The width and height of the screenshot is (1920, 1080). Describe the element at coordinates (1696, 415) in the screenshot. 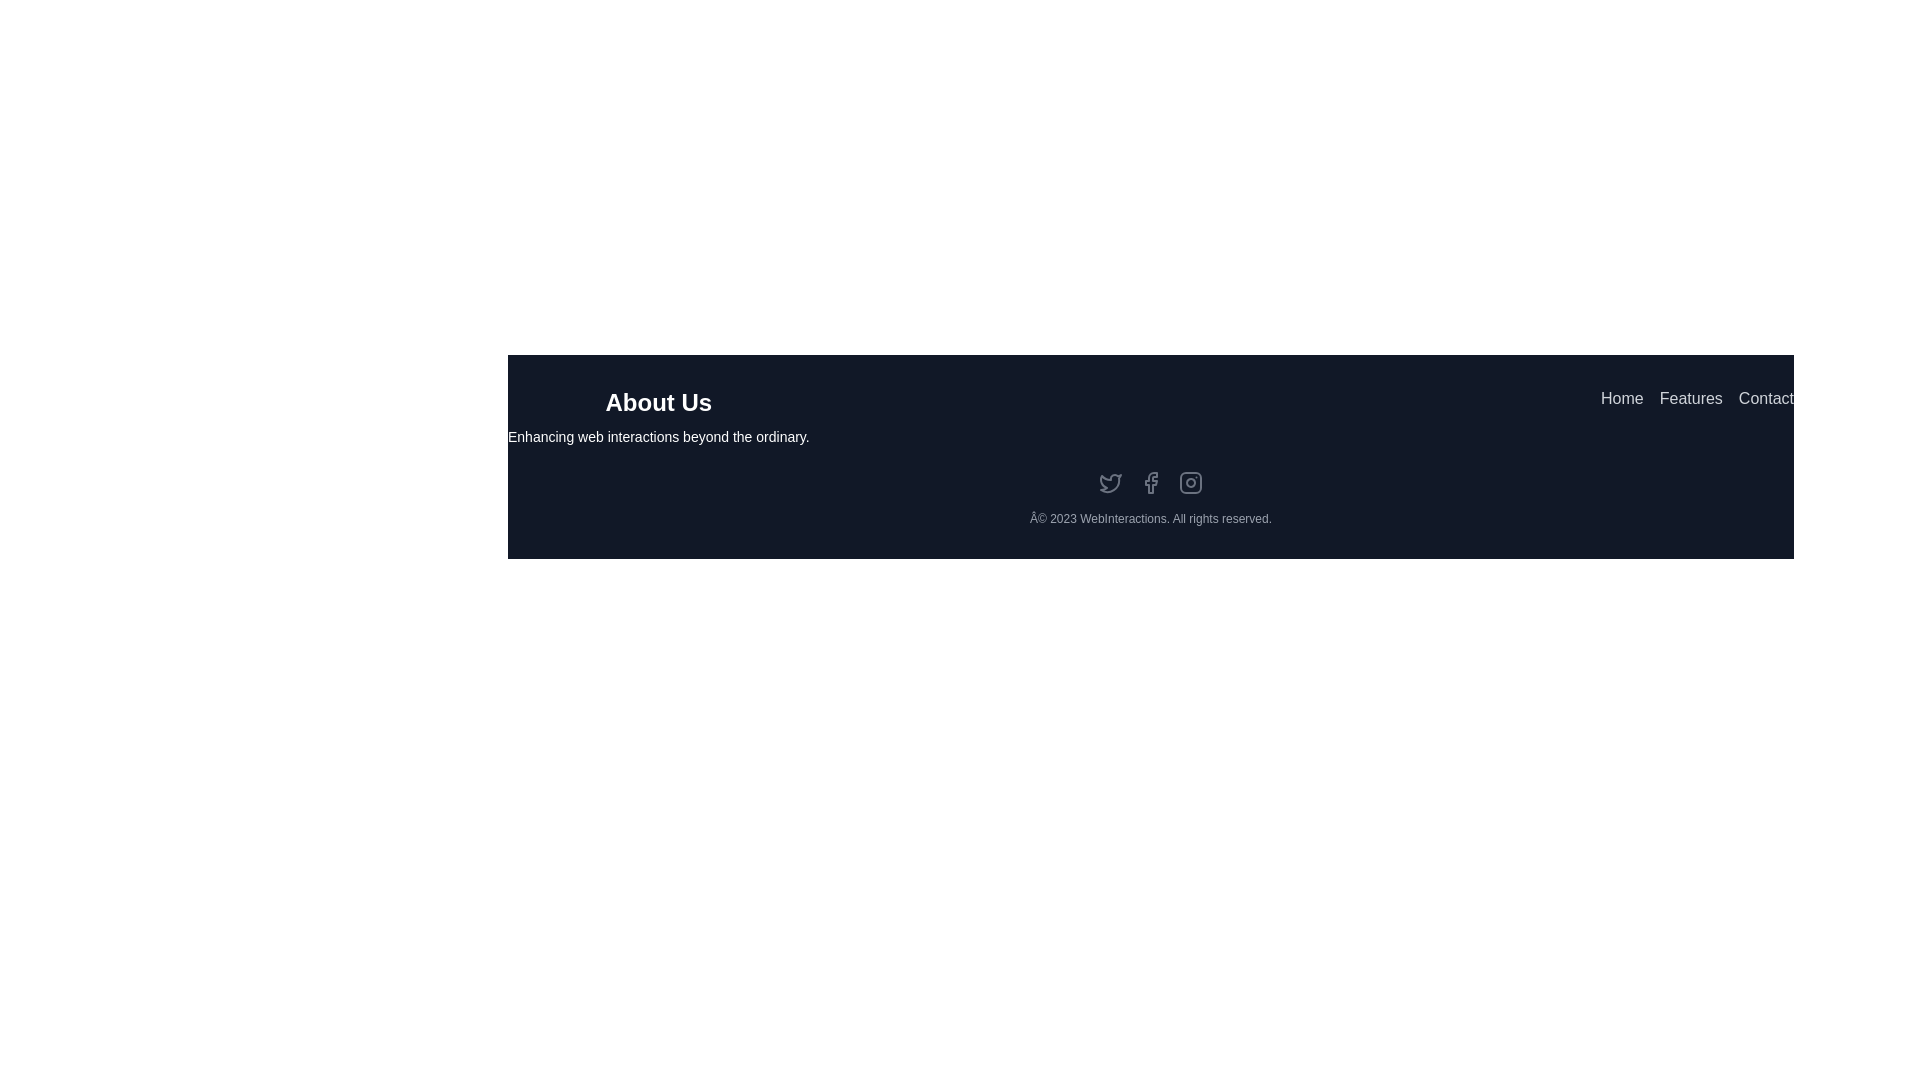

I see `the Navigation Menu` at that location.